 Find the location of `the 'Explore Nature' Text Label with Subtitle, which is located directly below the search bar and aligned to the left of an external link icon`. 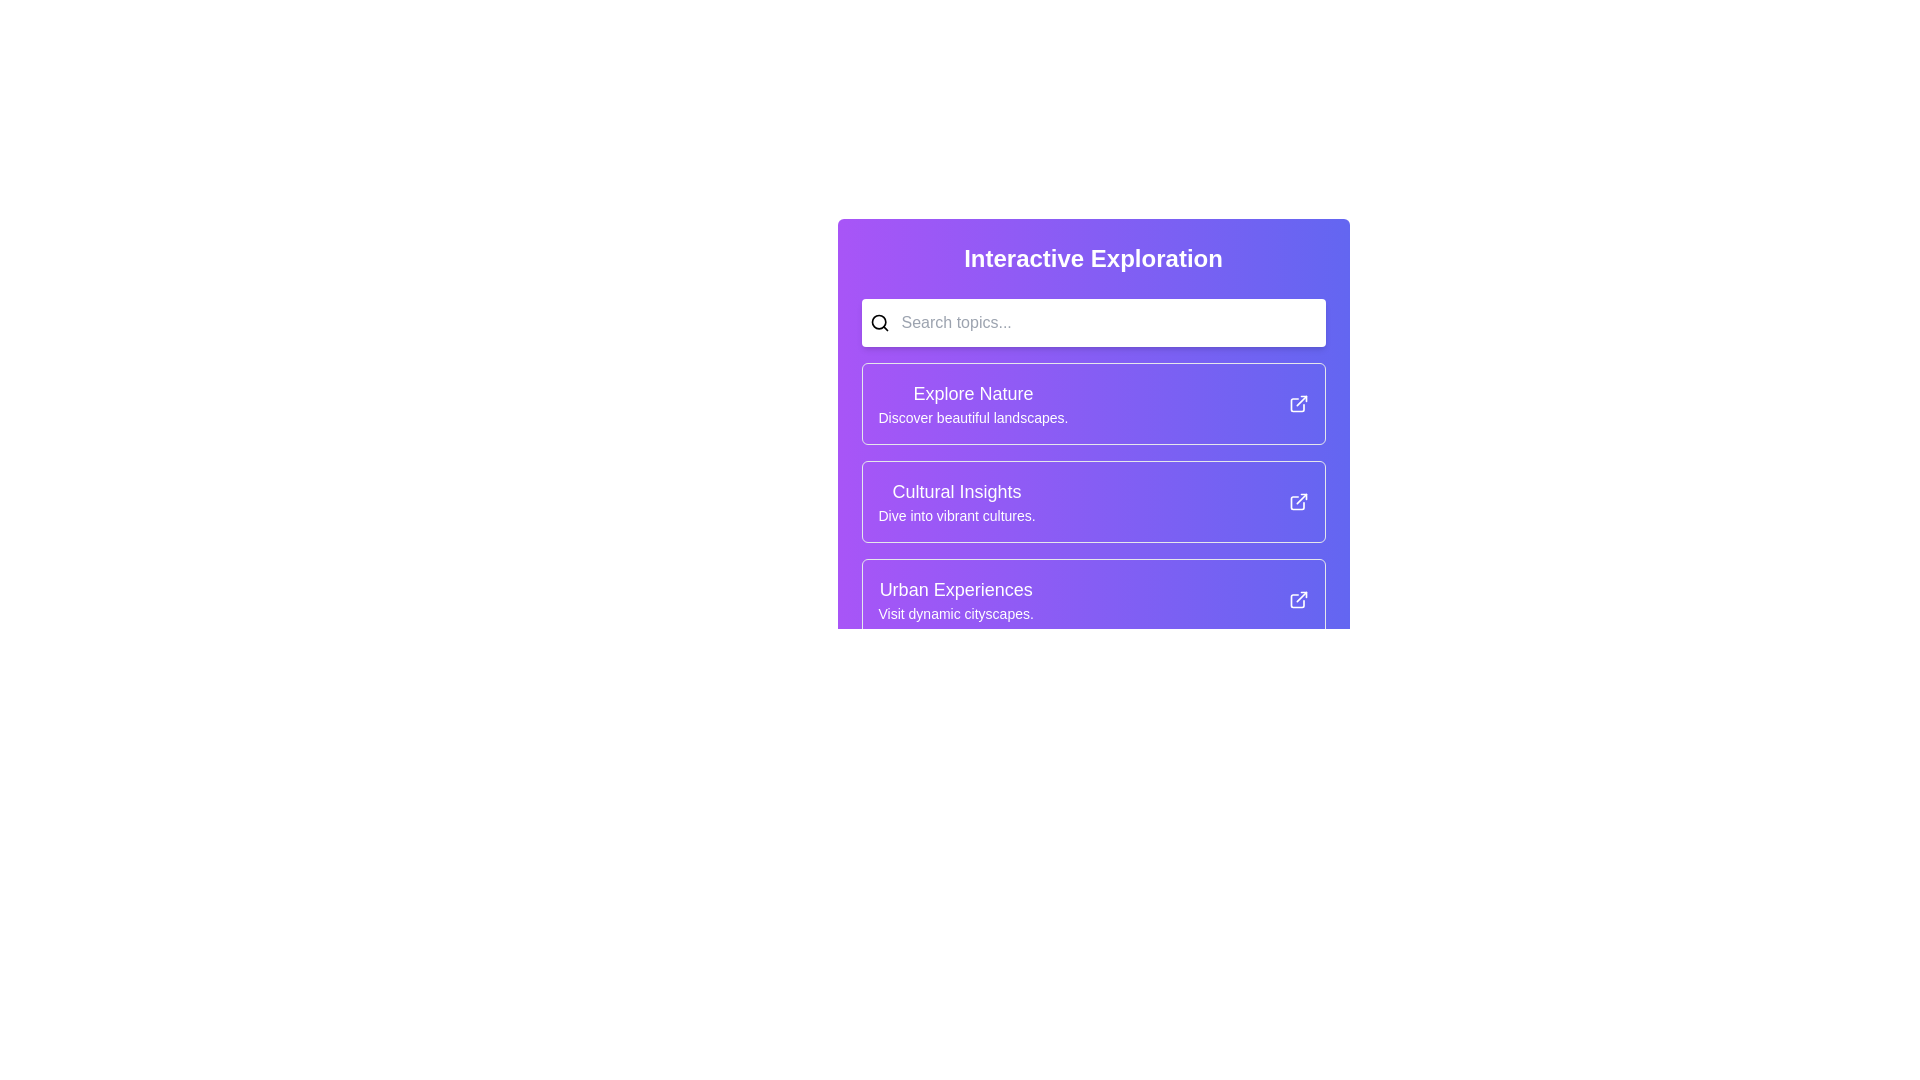

the 'Explore Nature' Text Label with Subtitle, which is located directly below the search bar and aligned to the left of an external link icon is located at coordinates (973, 404).